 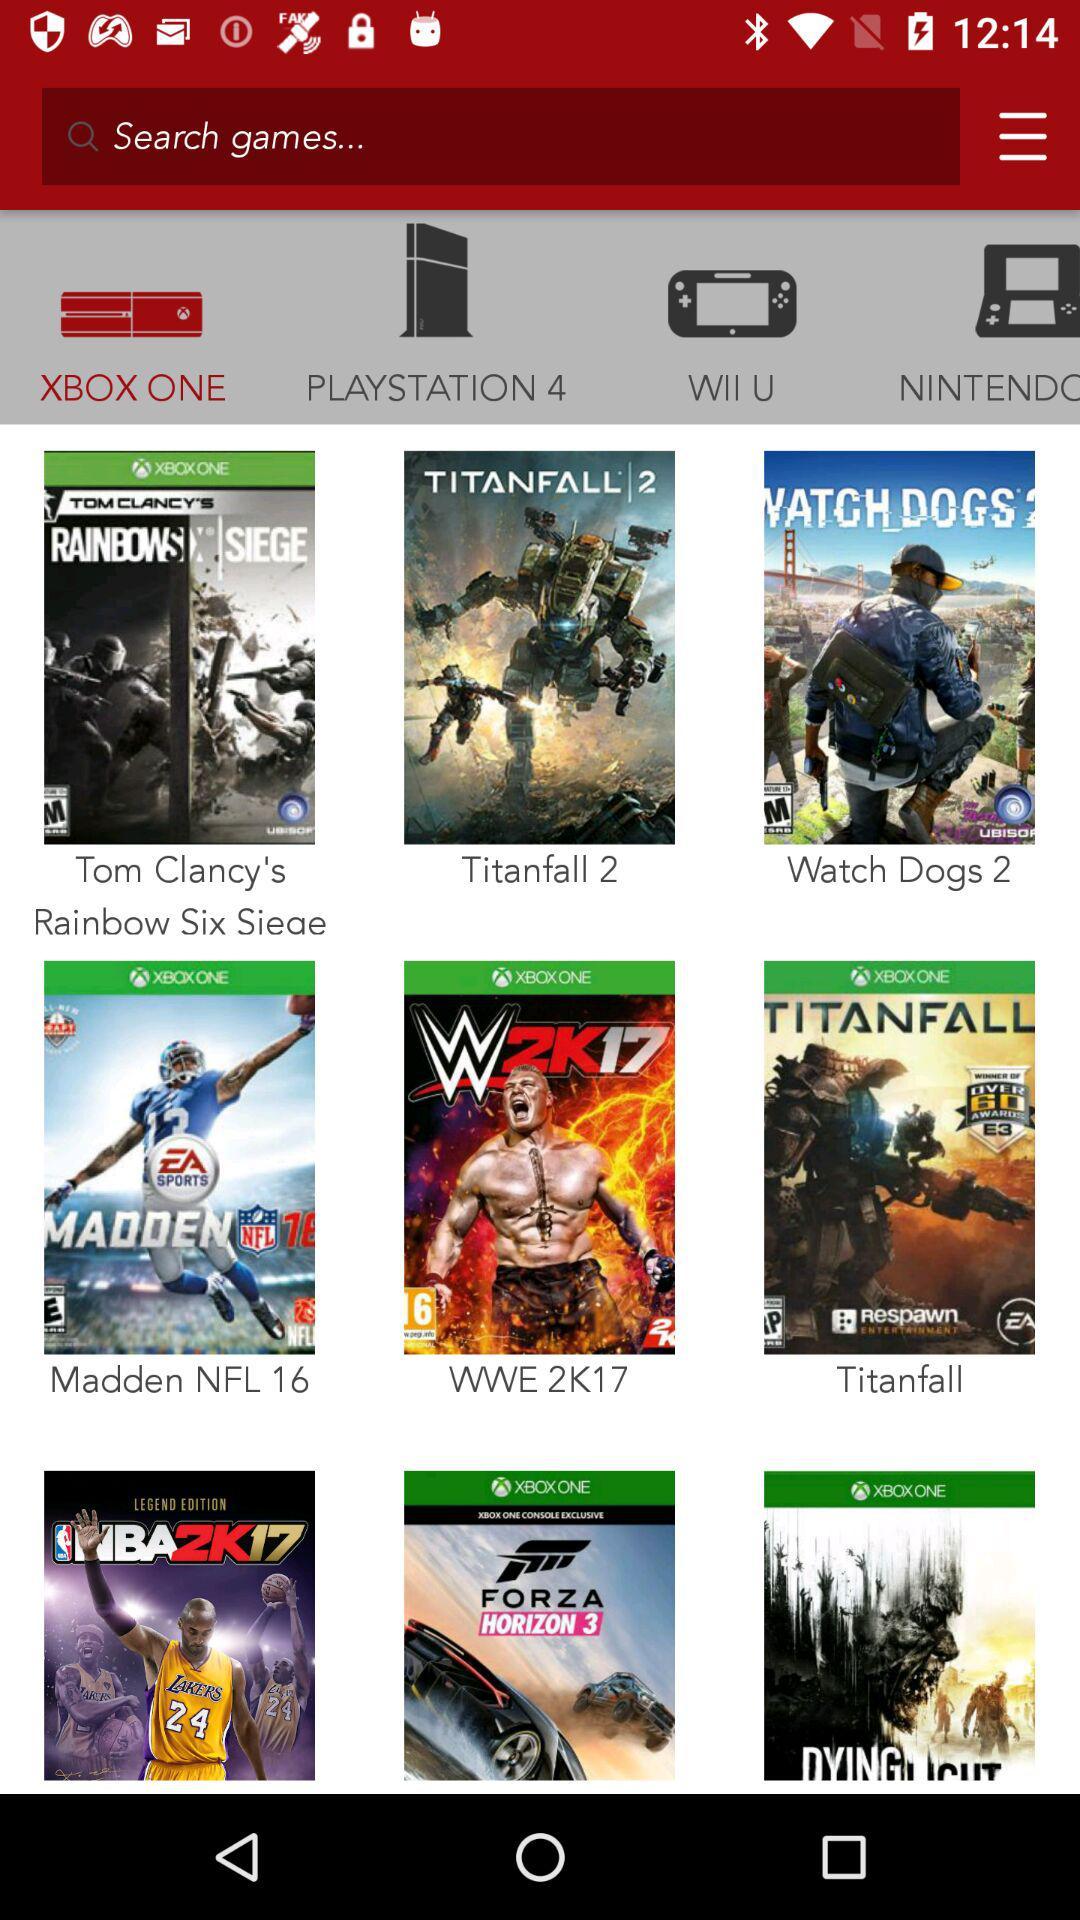 What do you see at coordinates (1014, 127) in the screenshot?
I see `the menu icon` at bounding box center [1014, 127].